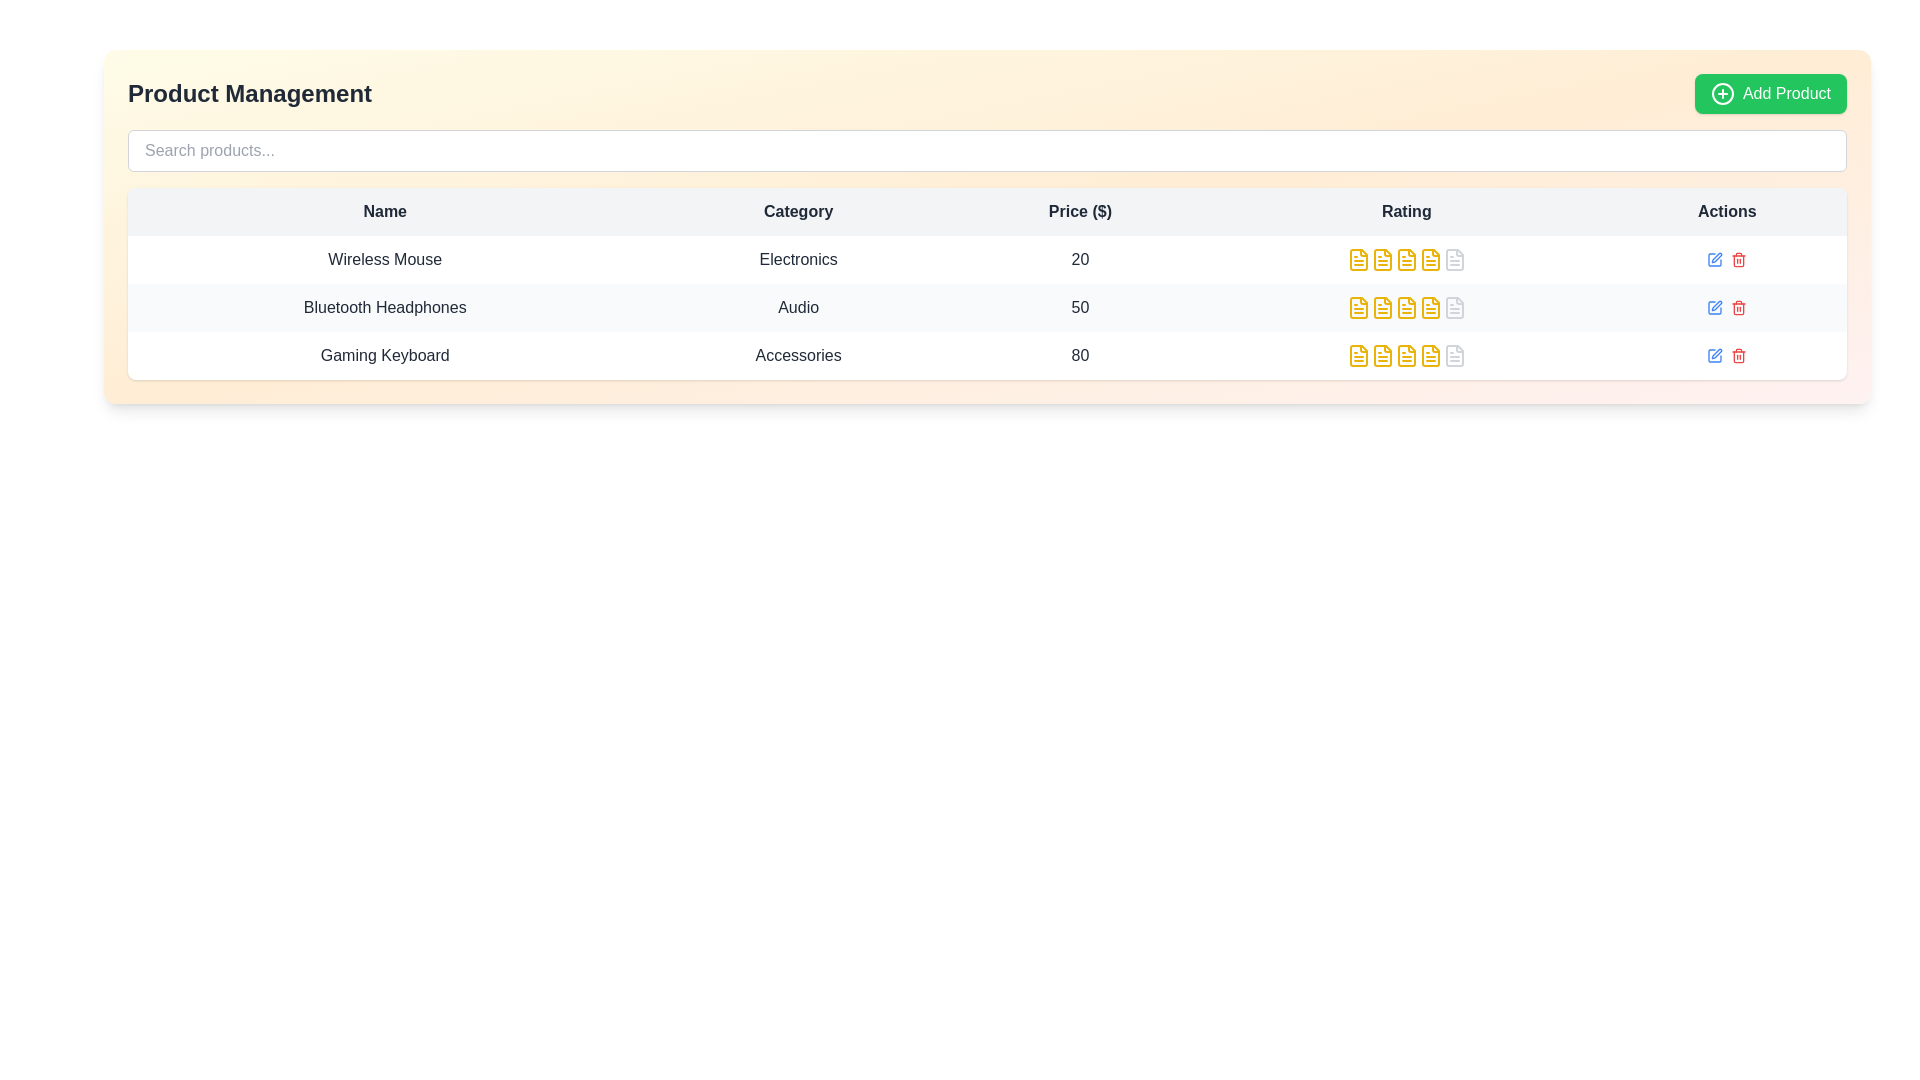  Describe the element at coordinates (1429, 354) in the screenshot. I see `last icon in the sequence of four icons within the rating column of the third row, which visually denotes a specific attribute or status of the product` at that location.